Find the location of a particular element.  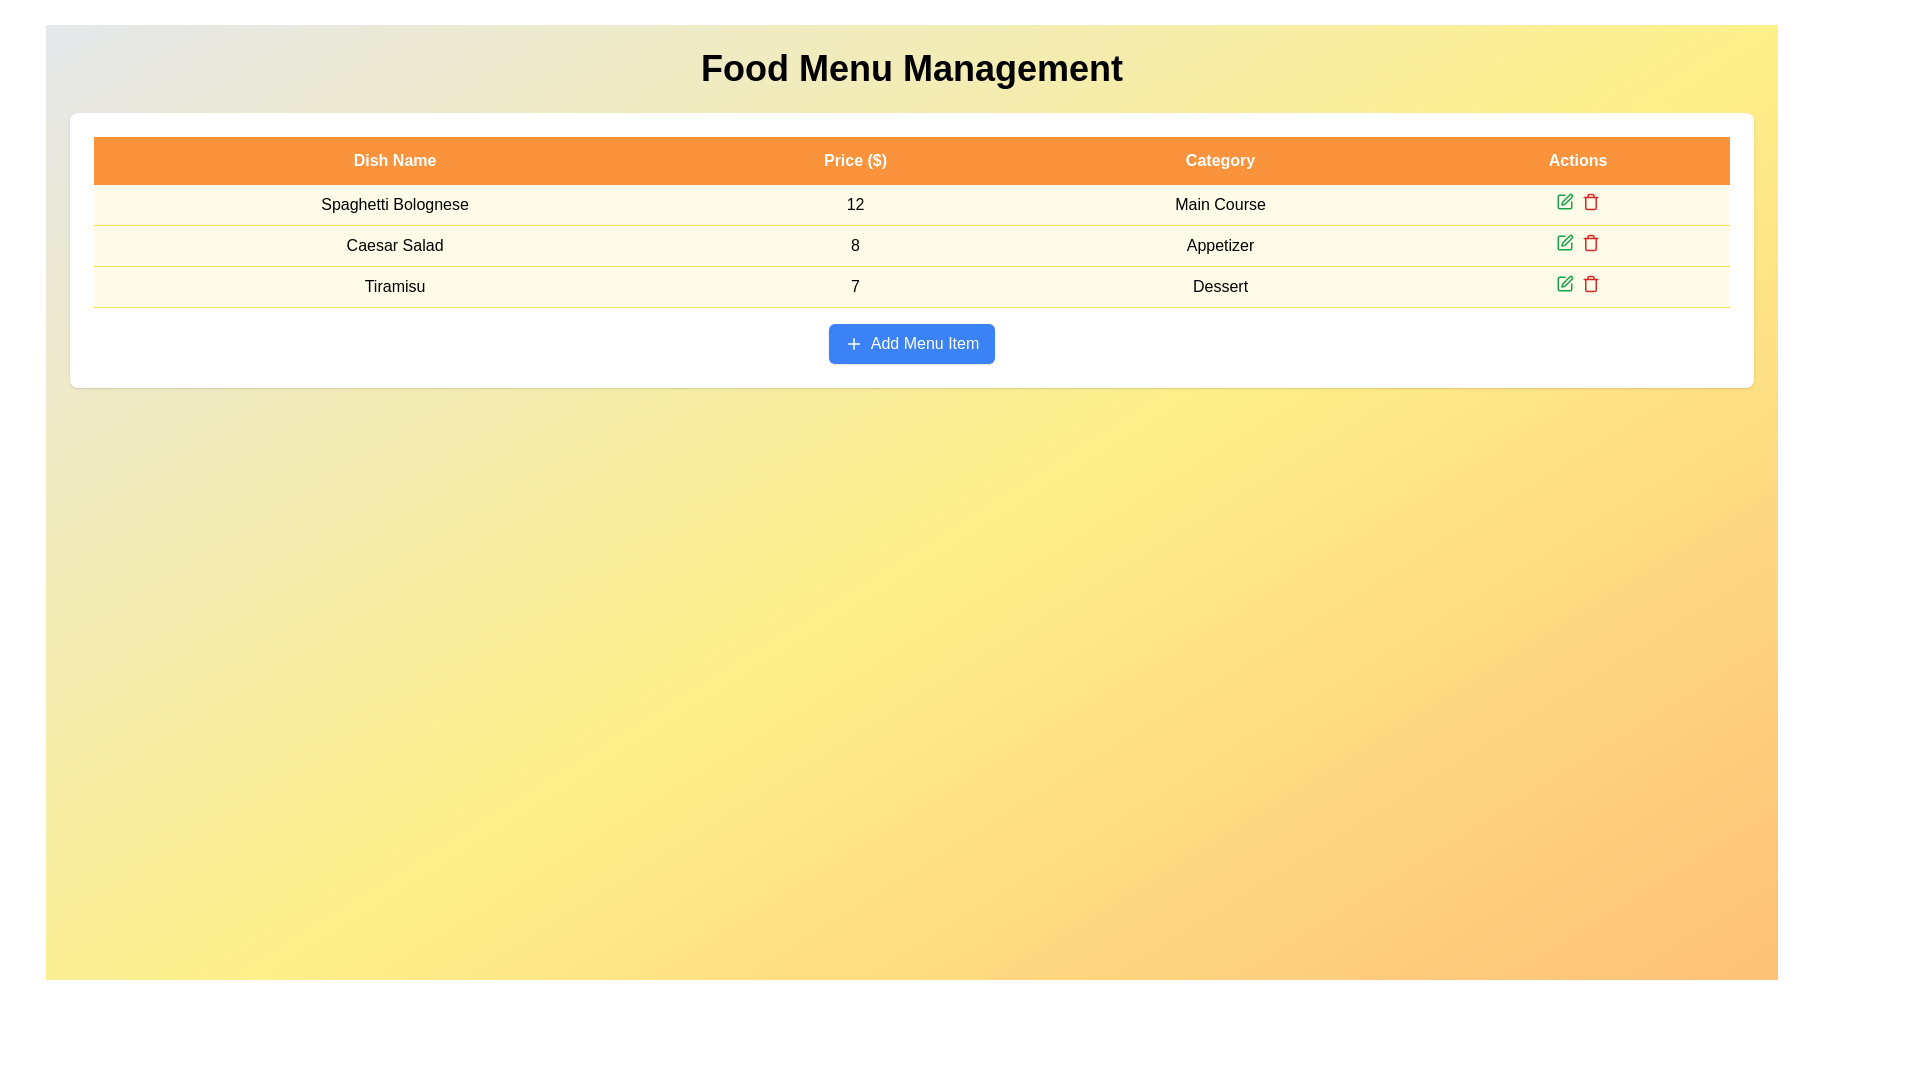

the green pencil icon in the second row of the 'Actions' column to initiate editing is located at coordinates (1563, 242).